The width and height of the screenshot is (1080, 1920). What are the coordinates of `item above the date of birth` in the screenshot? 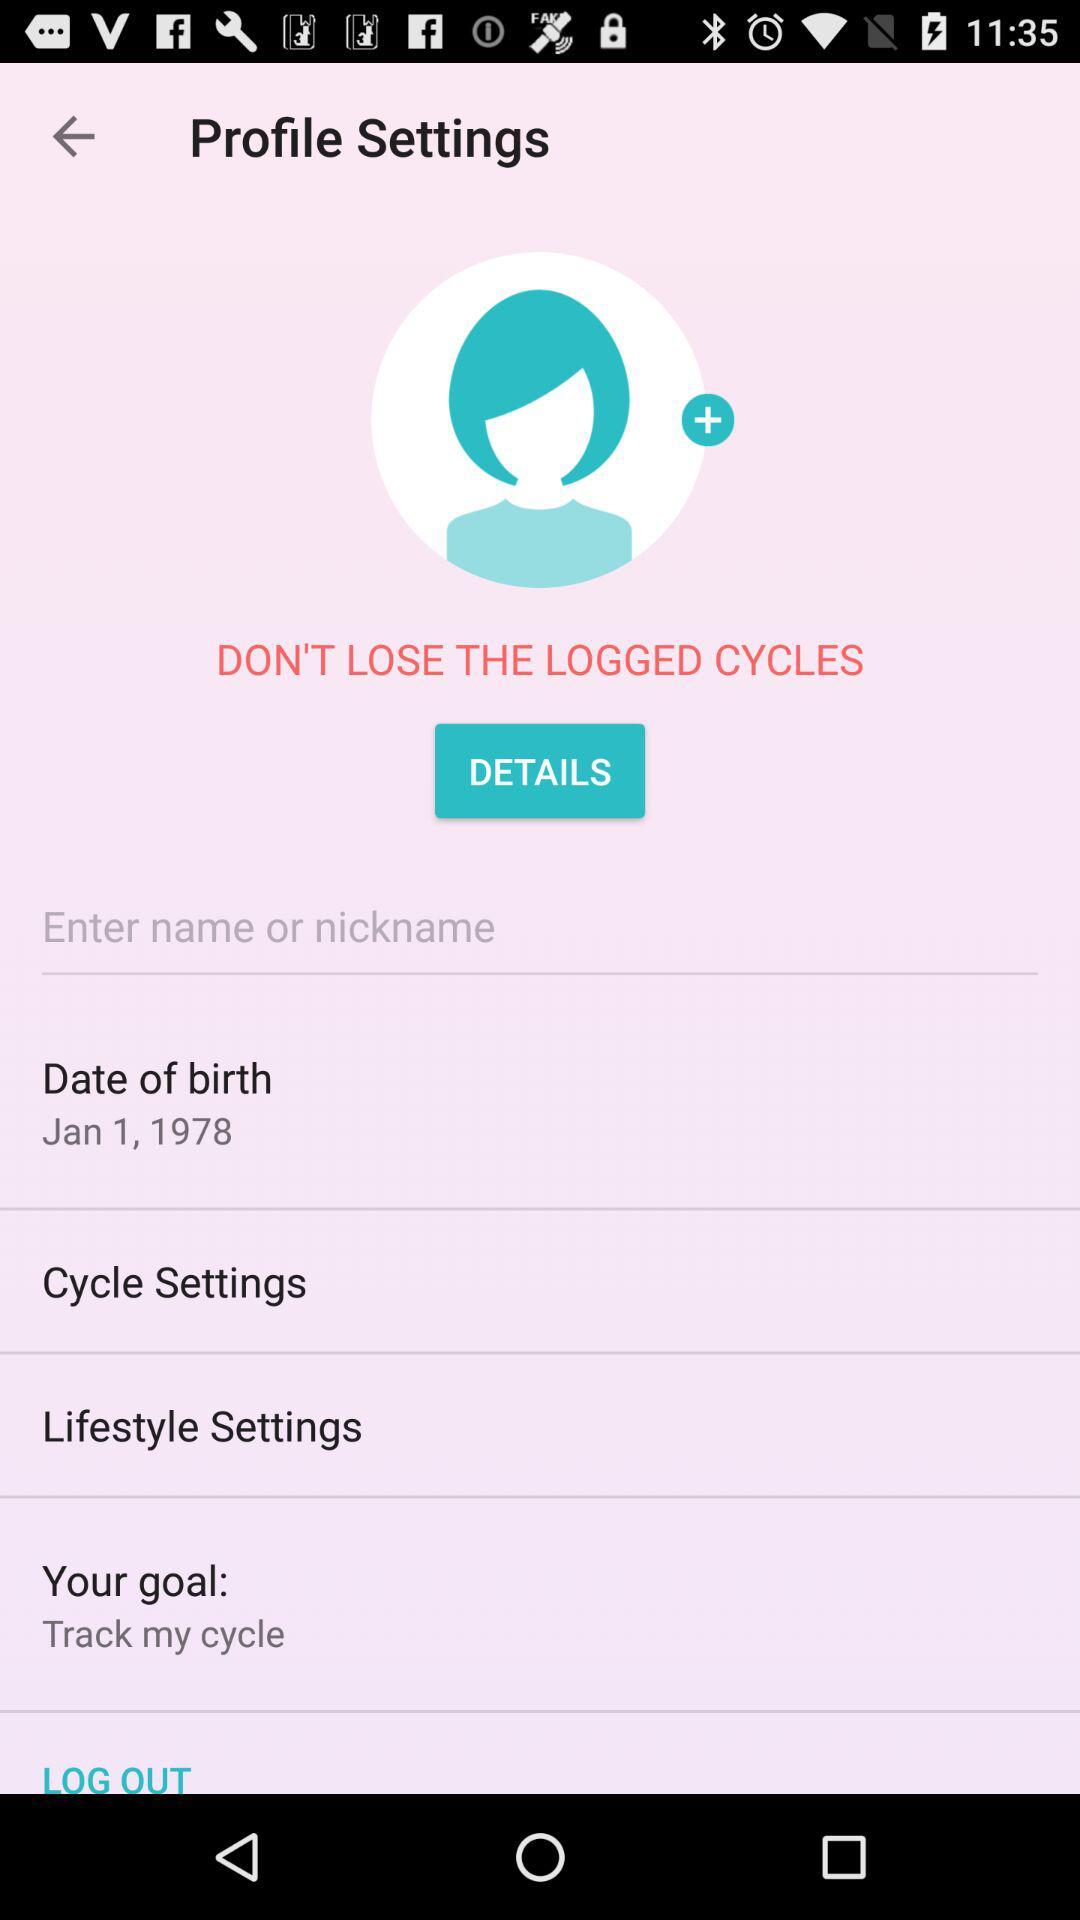 It's located at (540, 924).